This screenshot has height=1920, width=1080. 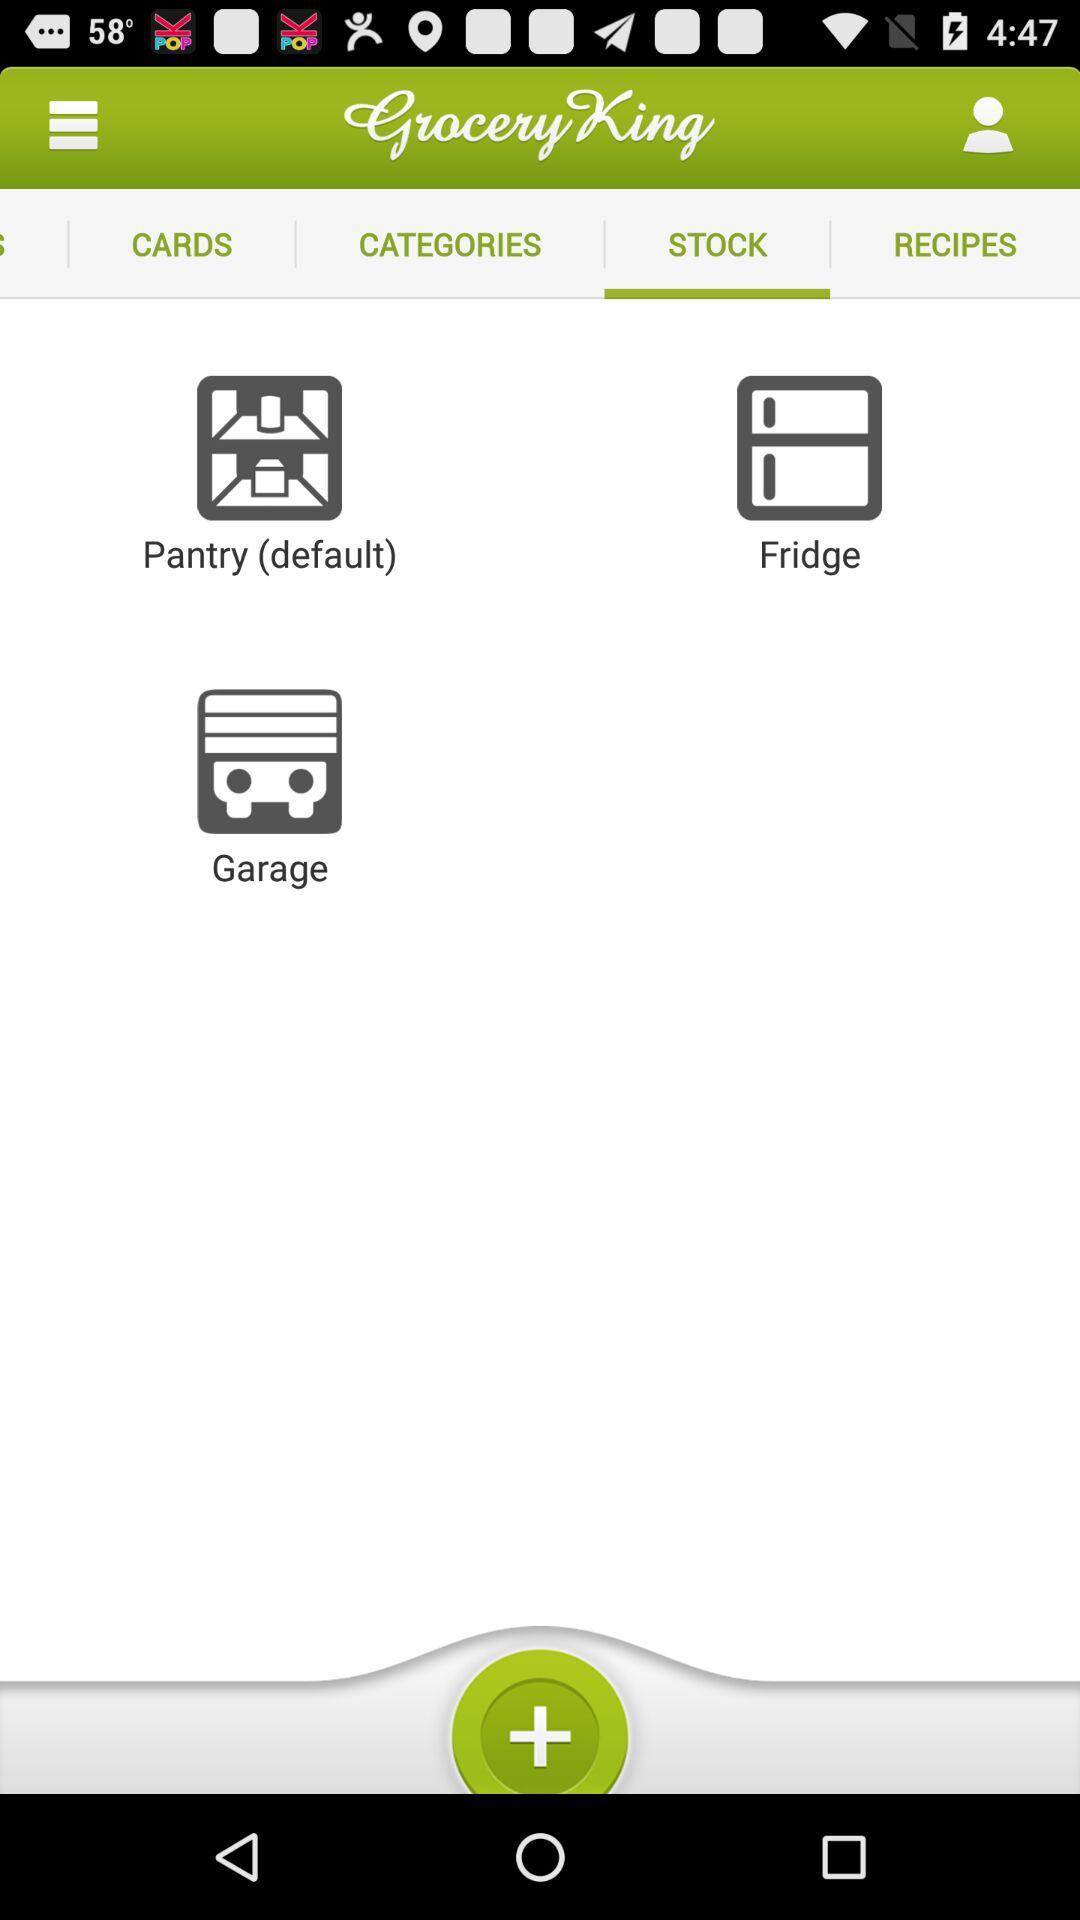 What do you see at coordinates (34, 243) in the screenshot?
I see `the icon next to the cards item` at bounding box center [34, 243].